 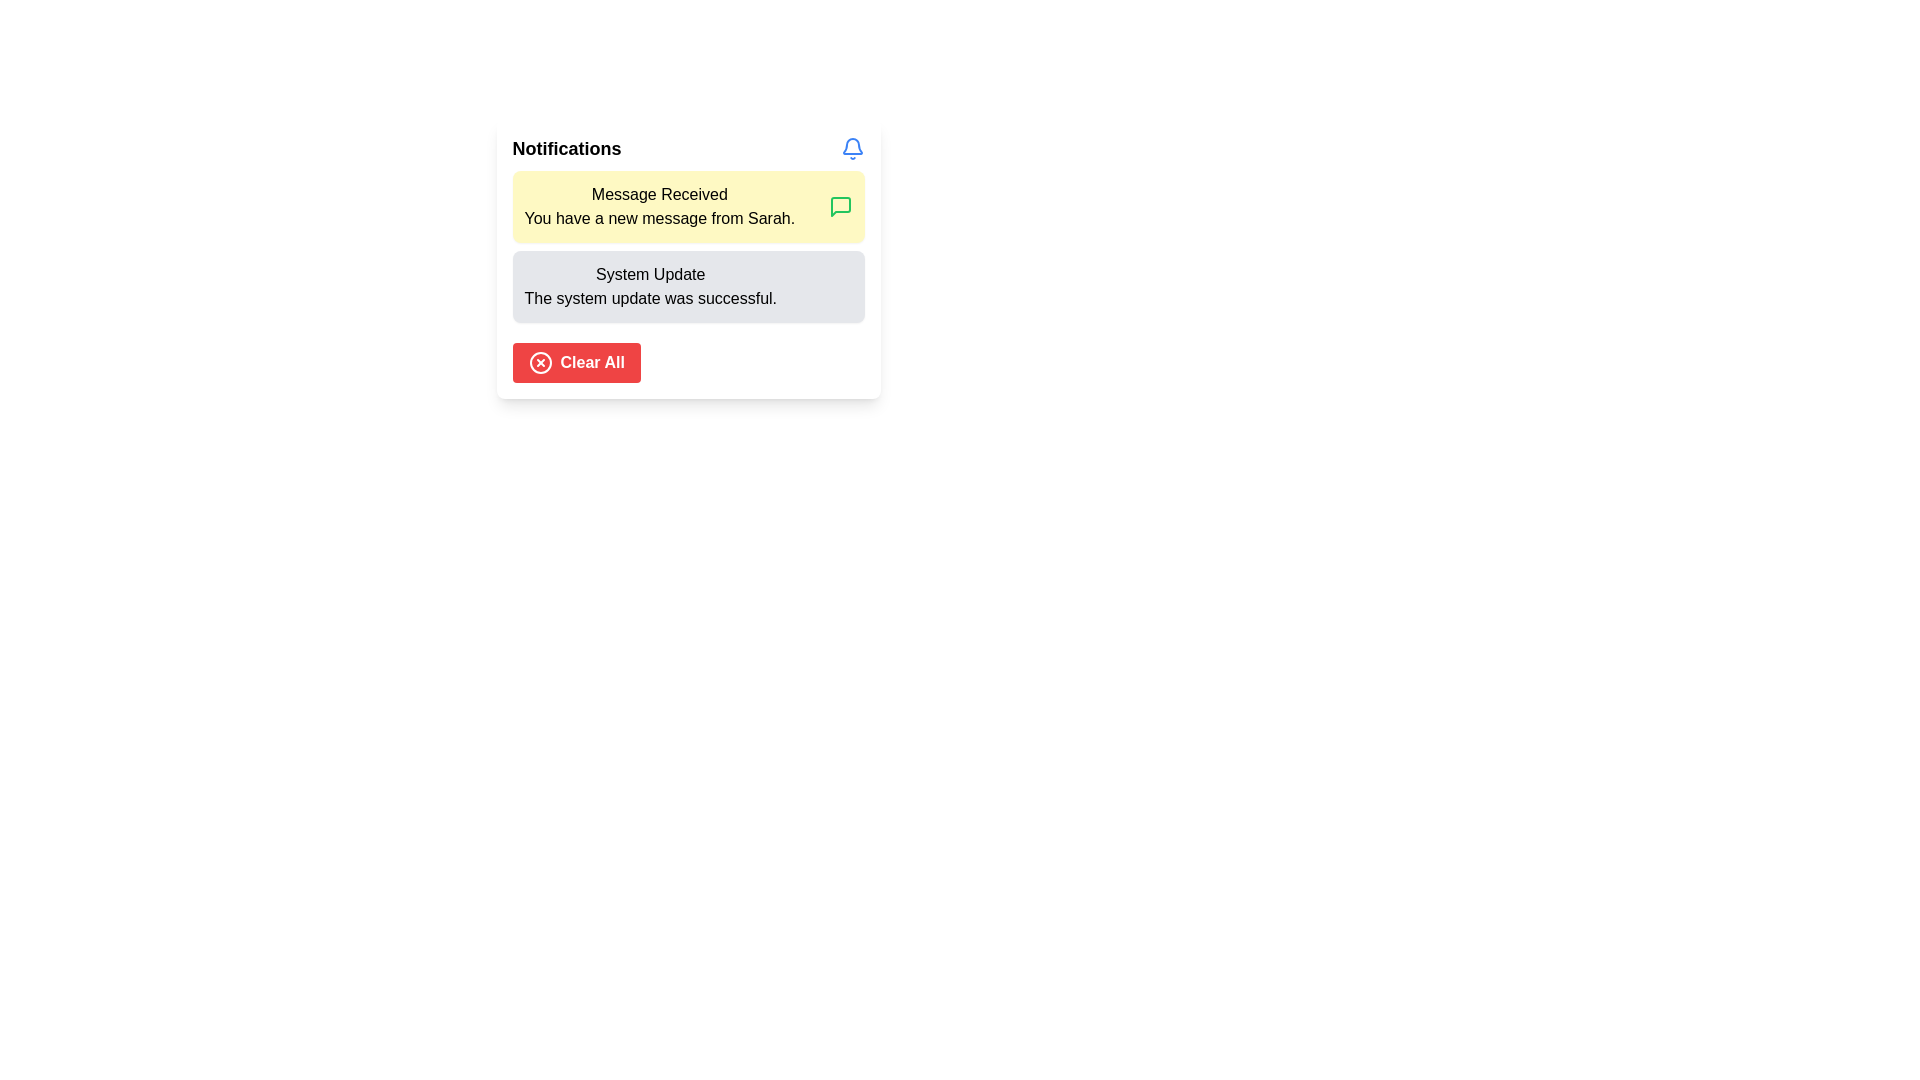 I want to click on the central circle within the SVG that contributes to the cancel or close icon, so click(x=540, y=362).